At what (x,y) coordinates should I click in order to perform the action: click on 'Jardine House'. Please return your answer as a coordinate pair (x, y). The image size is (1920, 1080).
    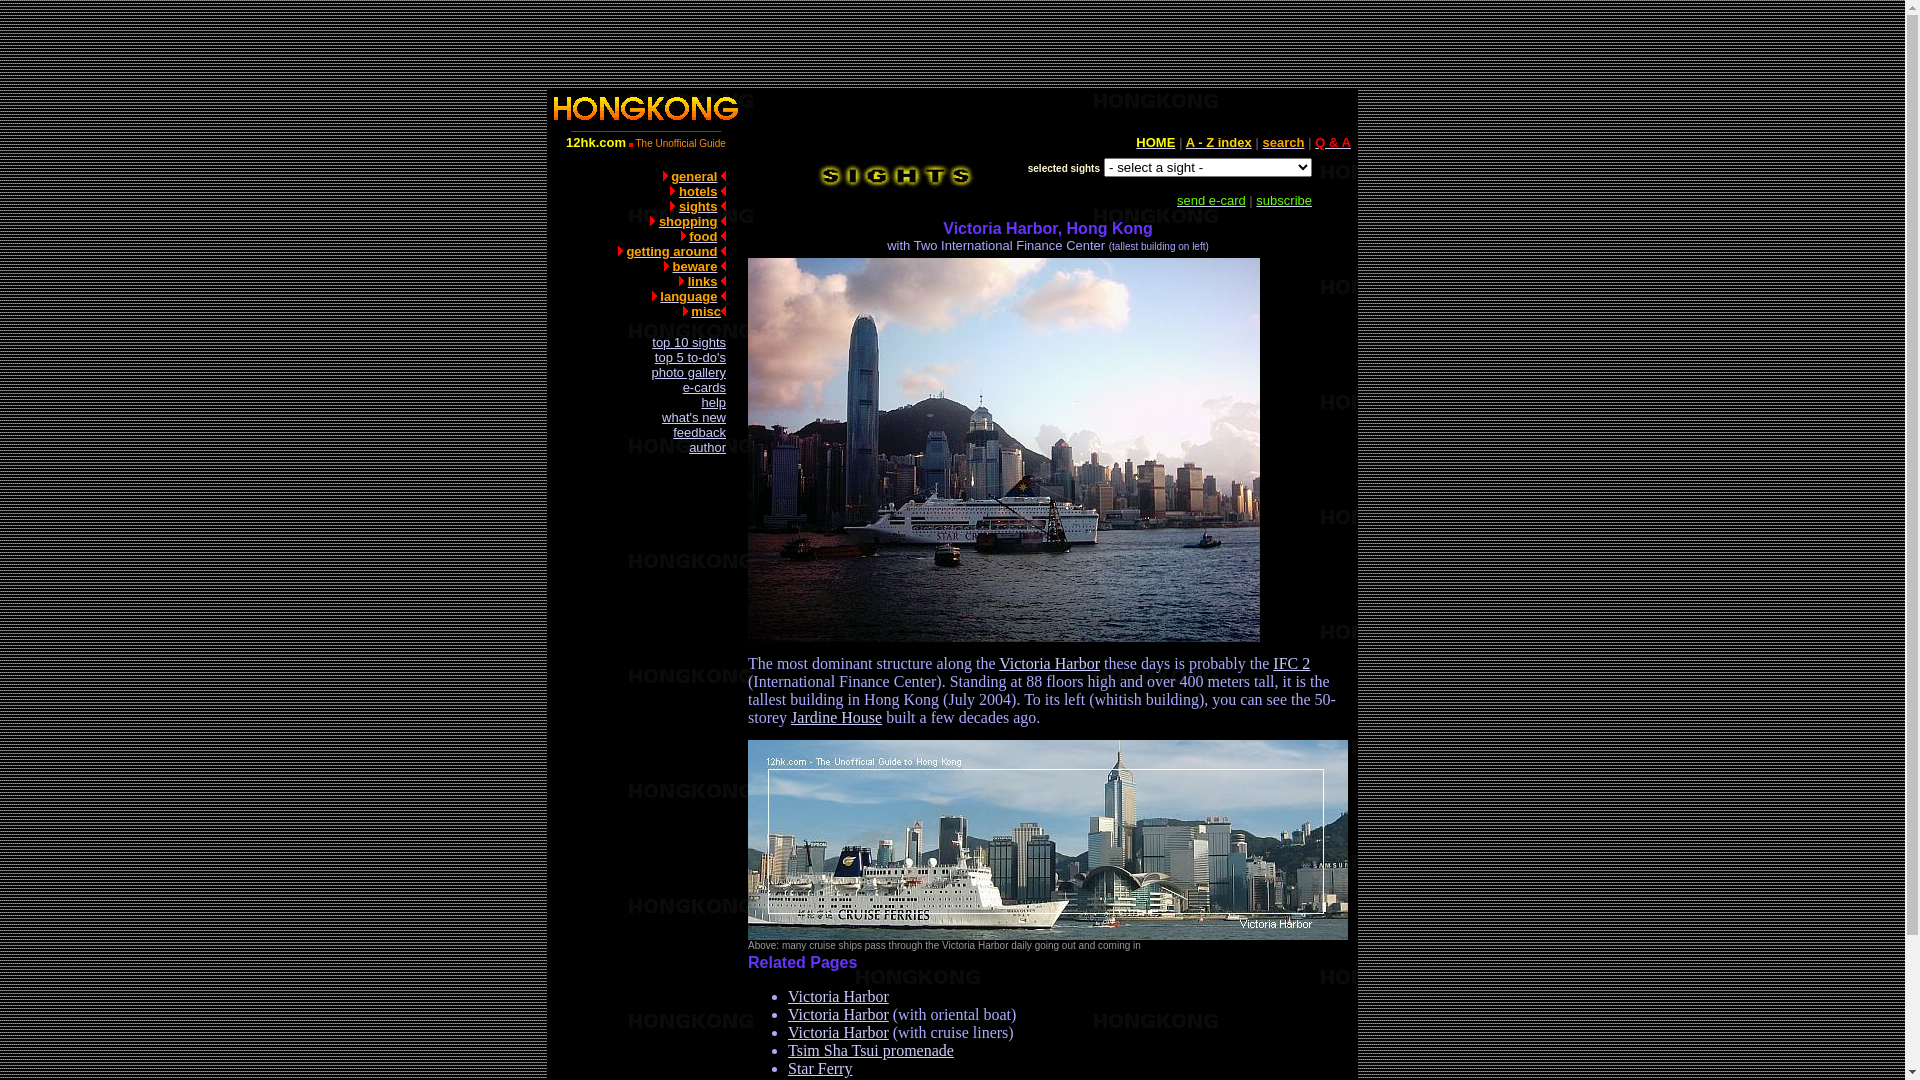
    Looking at the image, I should click on (790, 716).